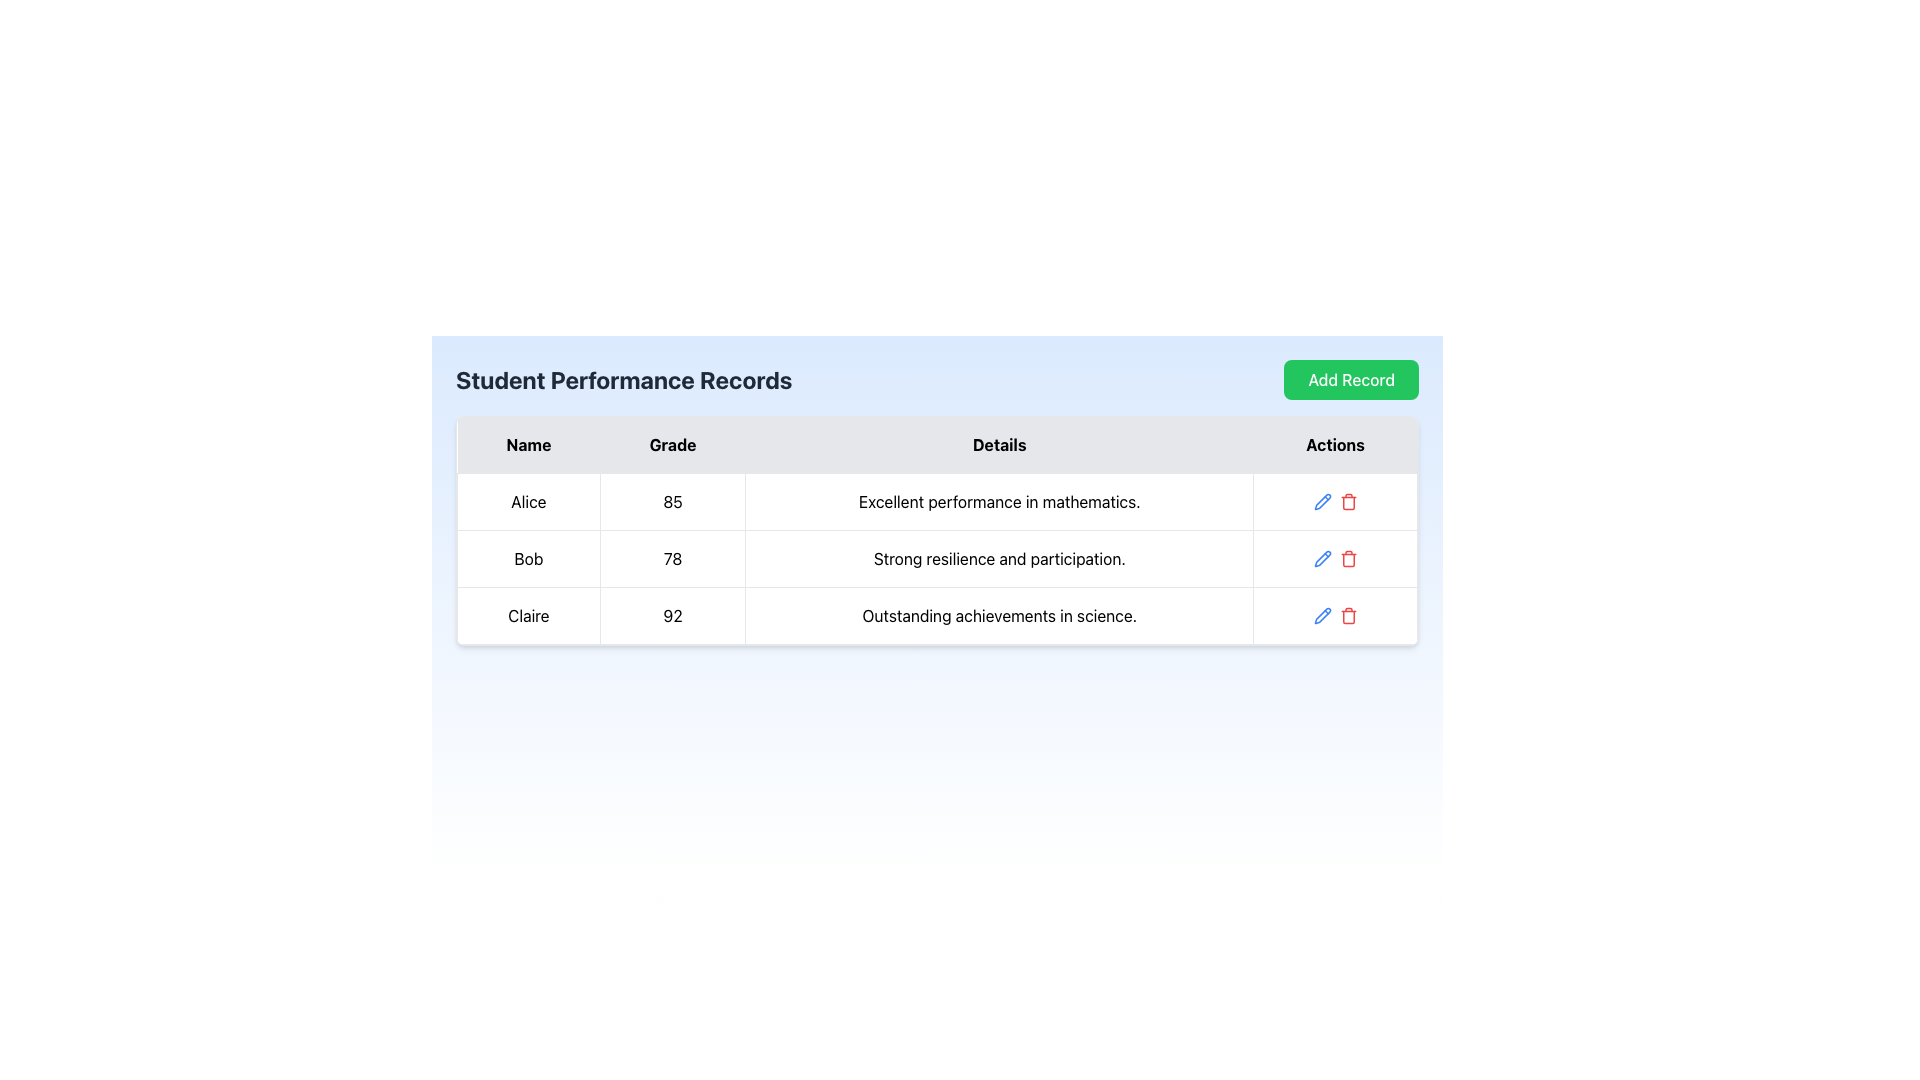 The height and width of the screenshot is (1080, 1920). Describe the element at coordinates (936, 559) in the screenshot. I see `the second row in the 'Student Performance Records' table, which includes details about a specific student's name, grade, and achievements` at that location.